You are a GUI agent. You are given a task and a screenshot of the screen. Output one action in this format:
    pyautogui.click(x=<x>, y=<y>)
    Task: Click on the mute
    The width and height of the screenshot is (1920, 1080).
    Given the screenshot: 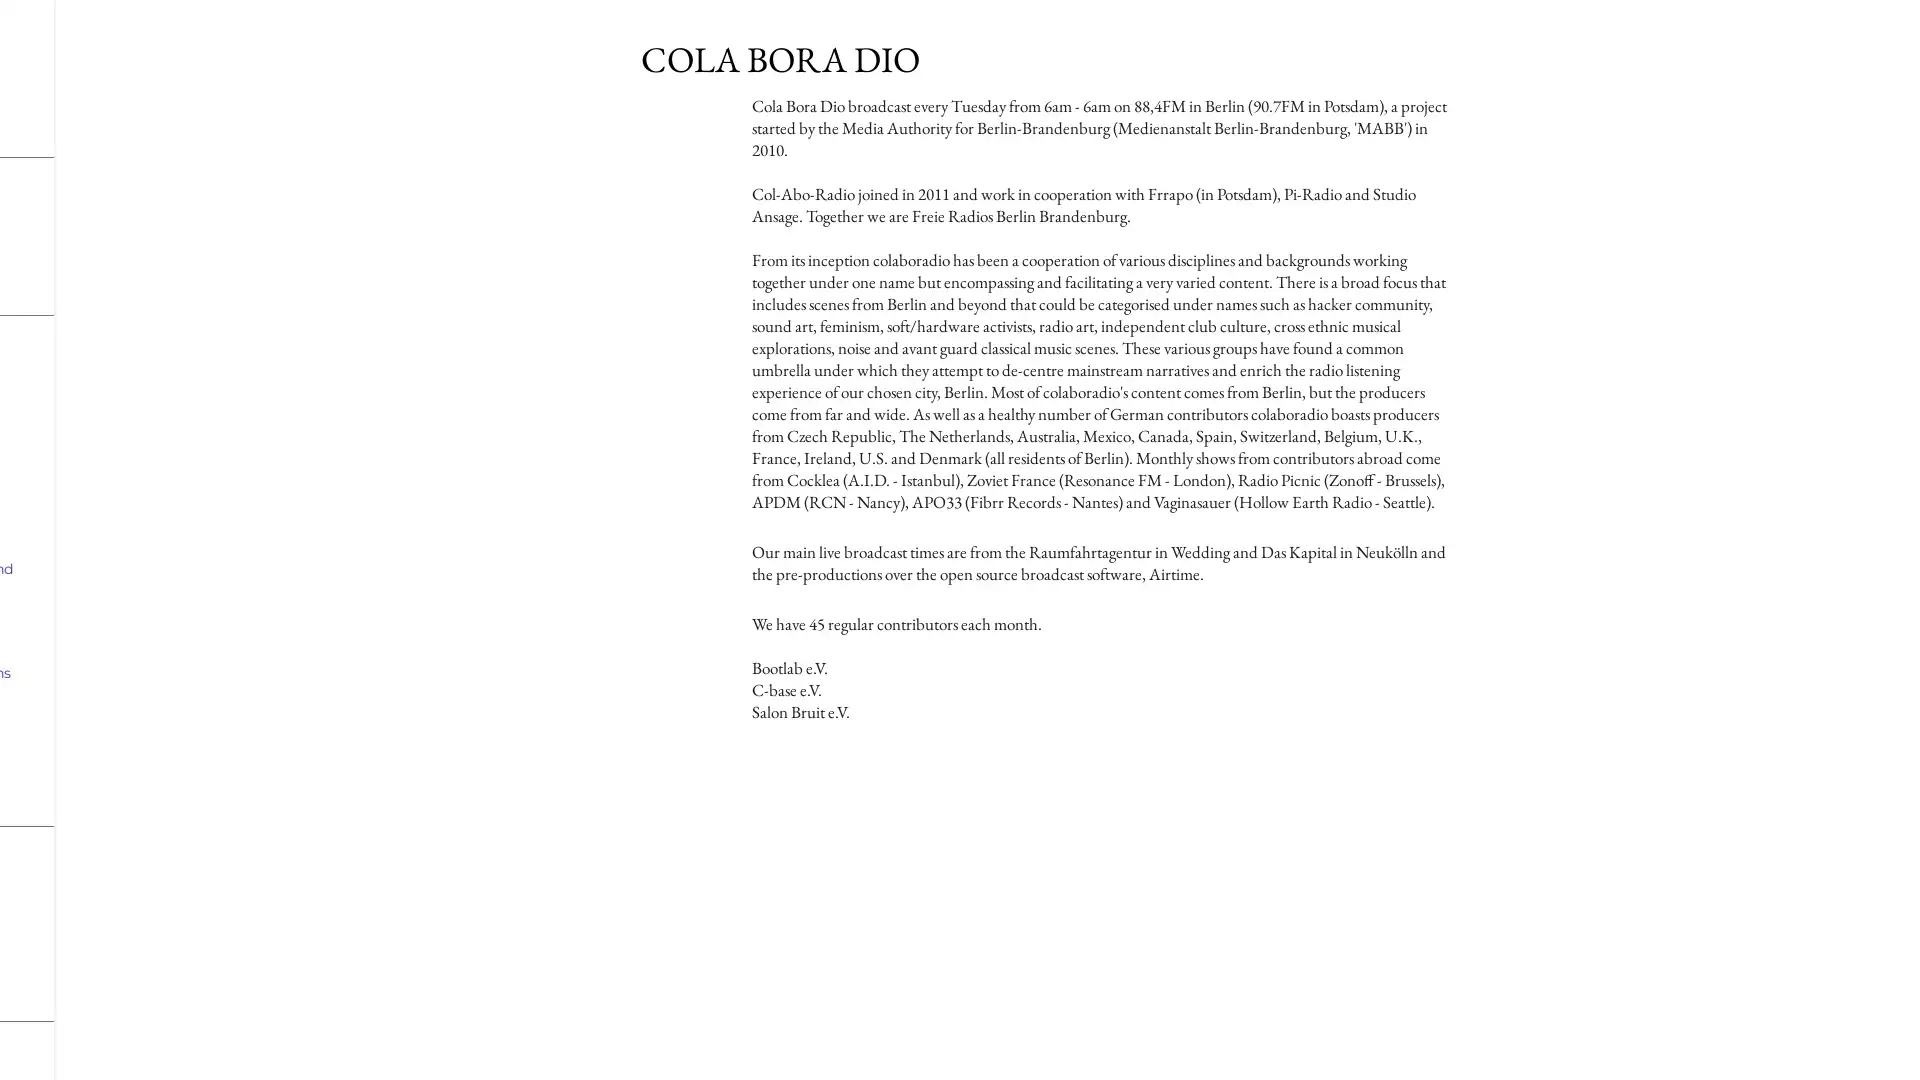 What is the action you would take?
    pyautogui.click(x=151, y=242)
    